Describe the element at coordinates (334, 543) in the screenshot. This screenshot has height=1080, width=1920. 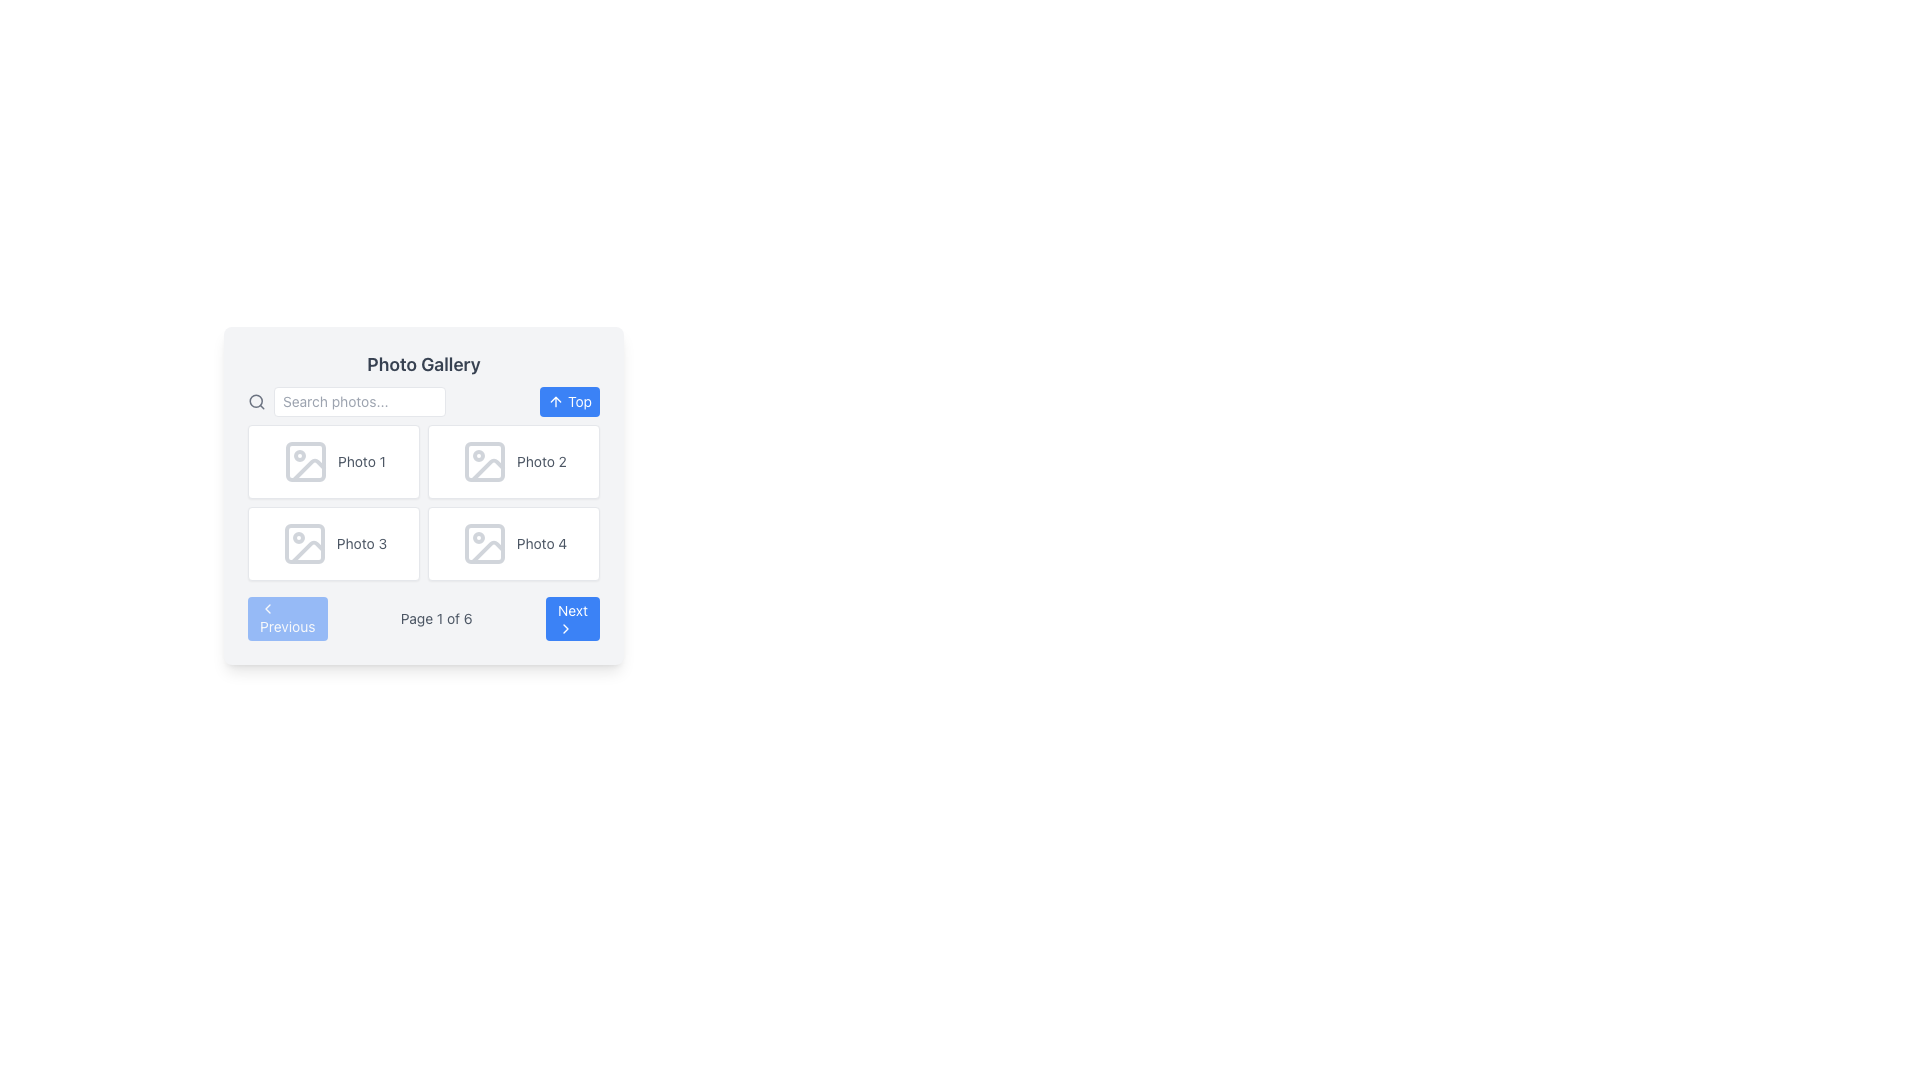
I see `the button labeled 'Photo 3' which features a gray icon resembling a photo, located in the second row and first column of the grid` at that location.